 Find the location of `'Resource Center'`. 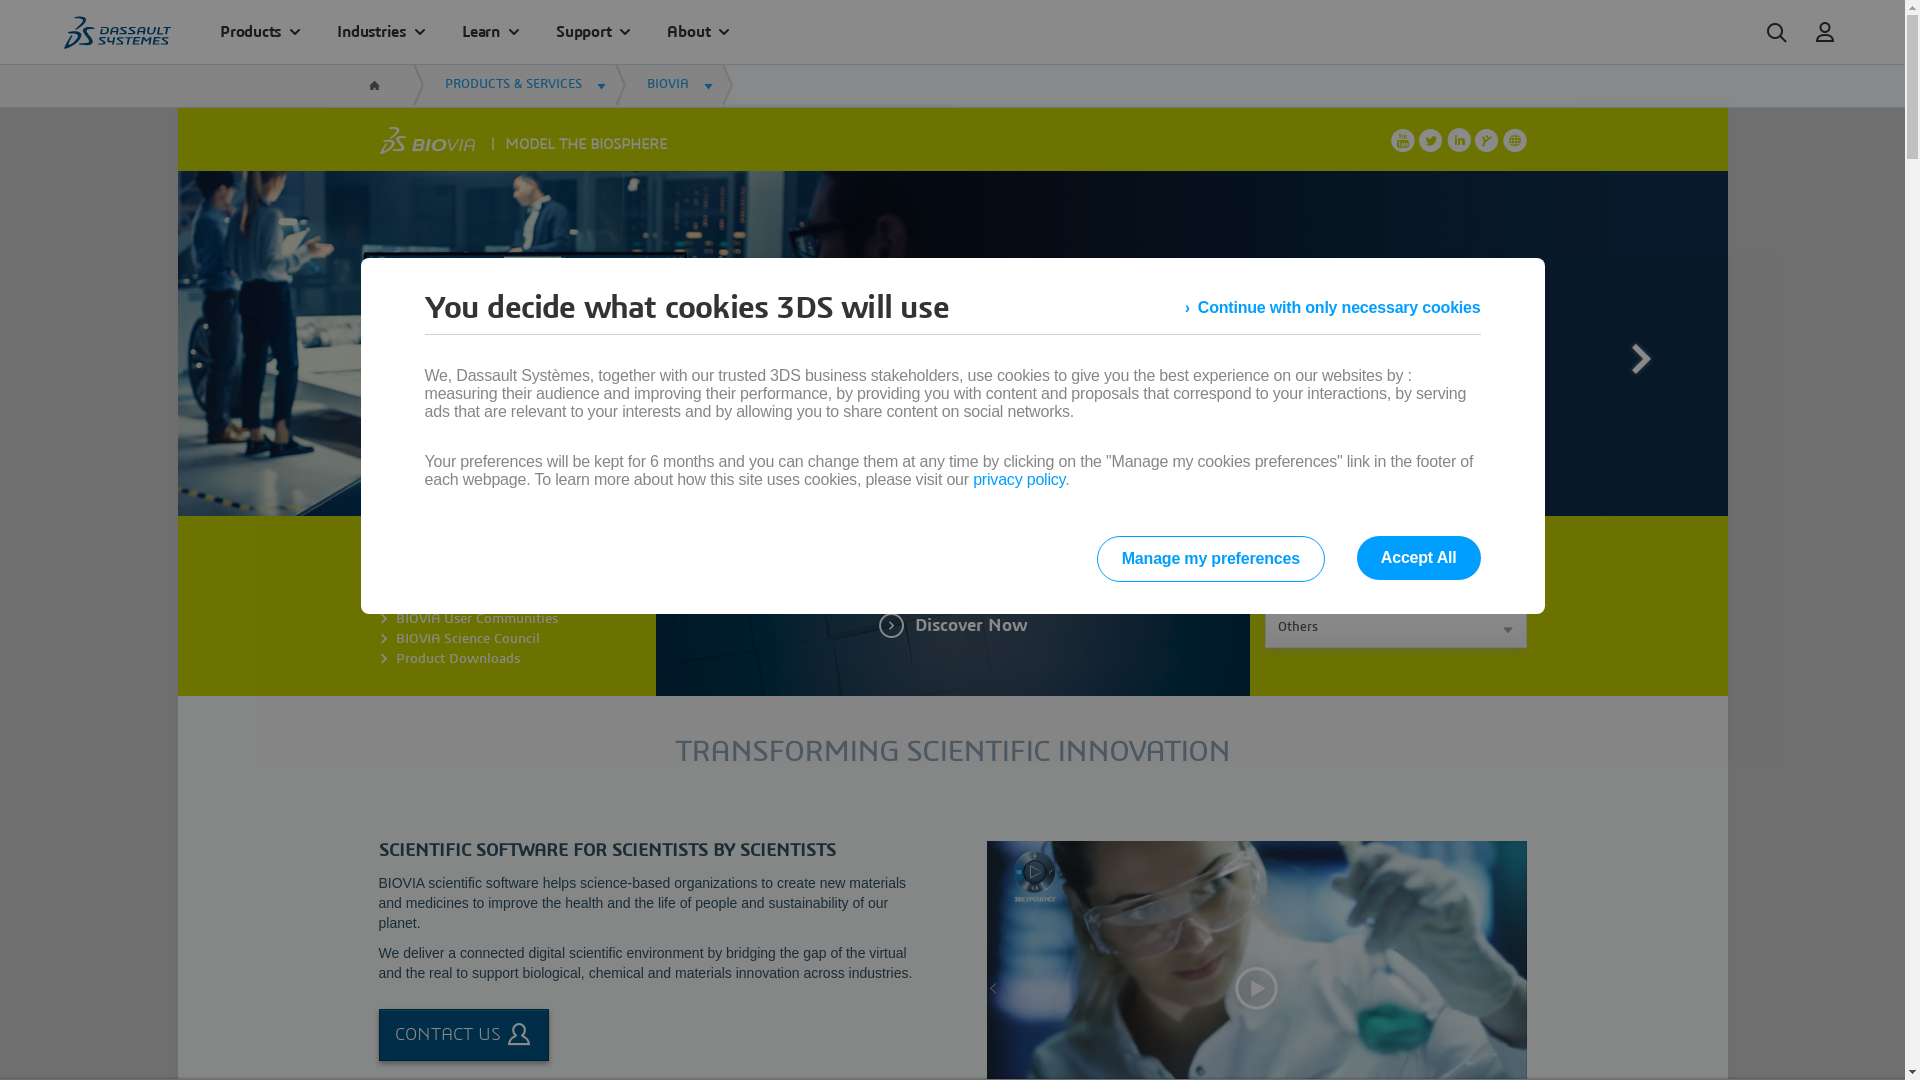

'Resource Center' is located at coordinates (445, 578).